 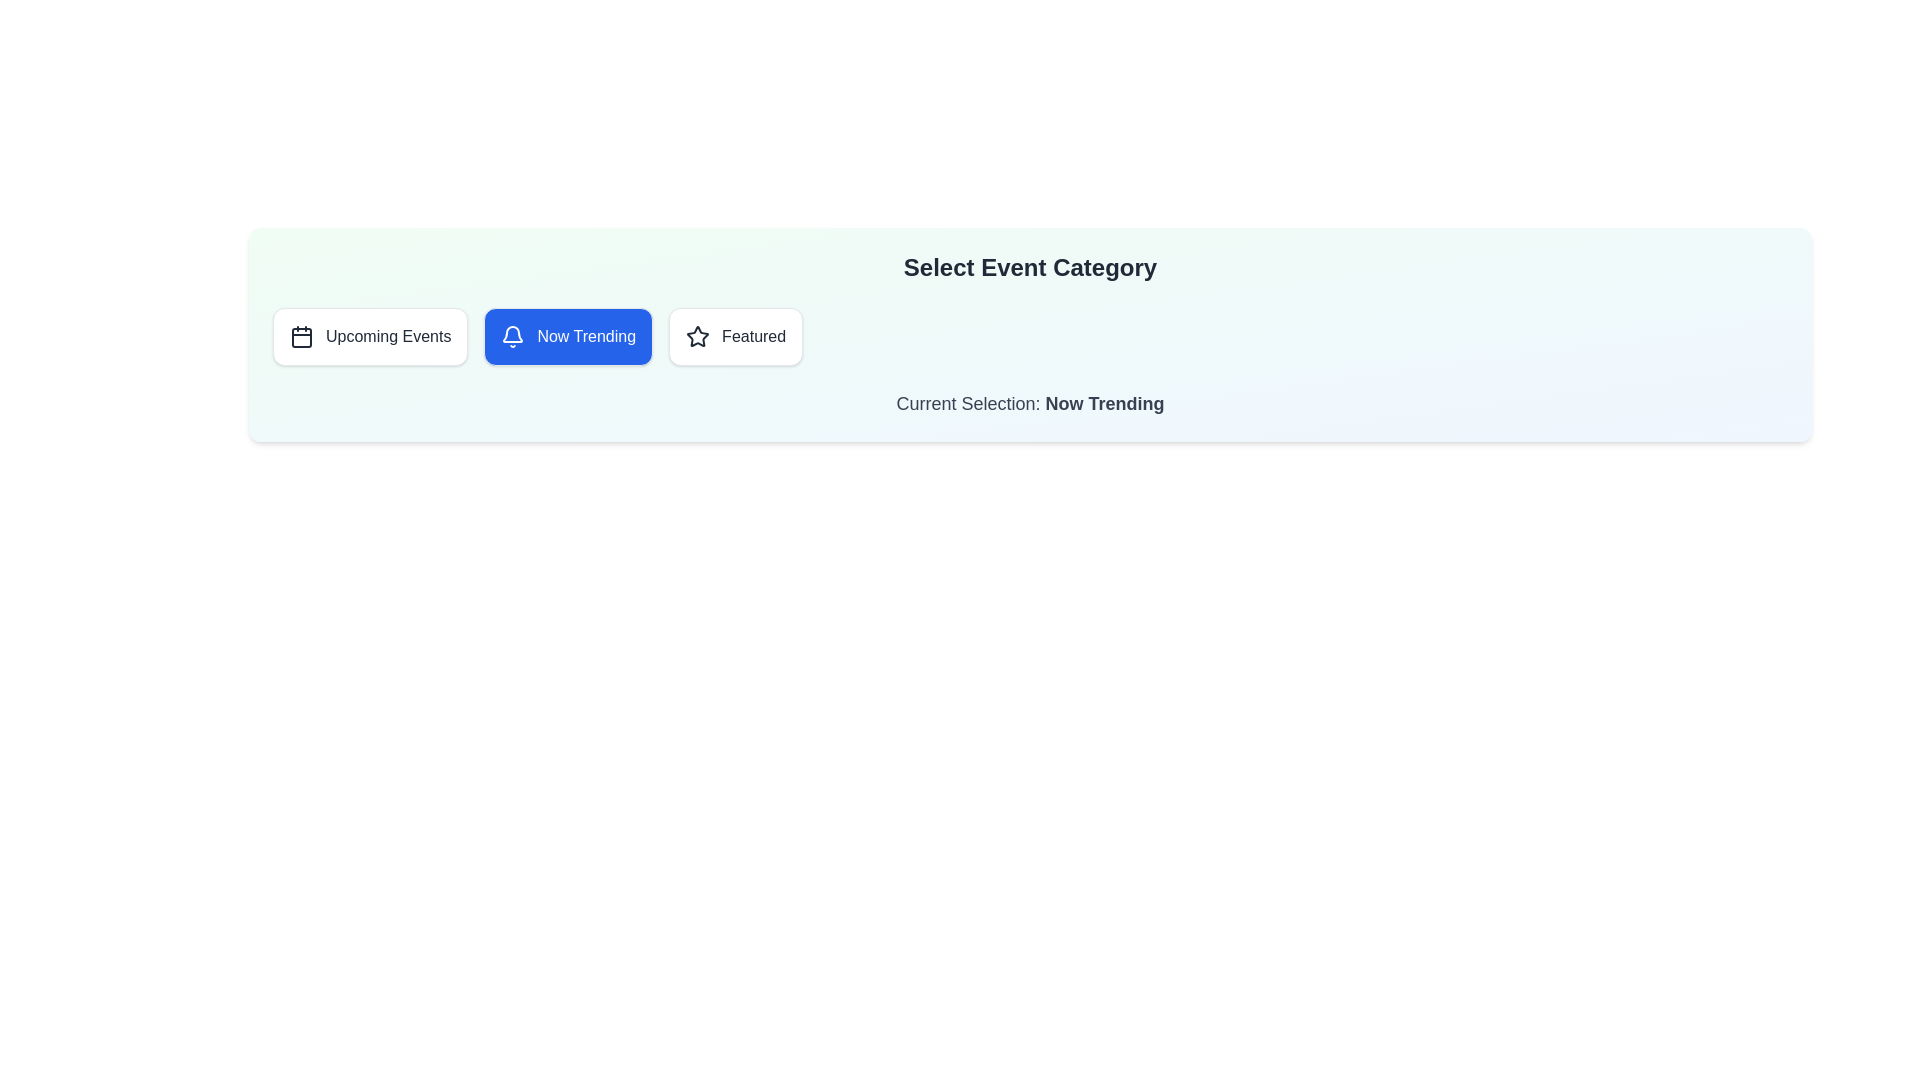 What do you see at coordinates (567, 335) in the screenshot?
I see `the button labeled 'Now Trending' with a blue background and white text to observe hover effects` at bounding box center [567, 335].